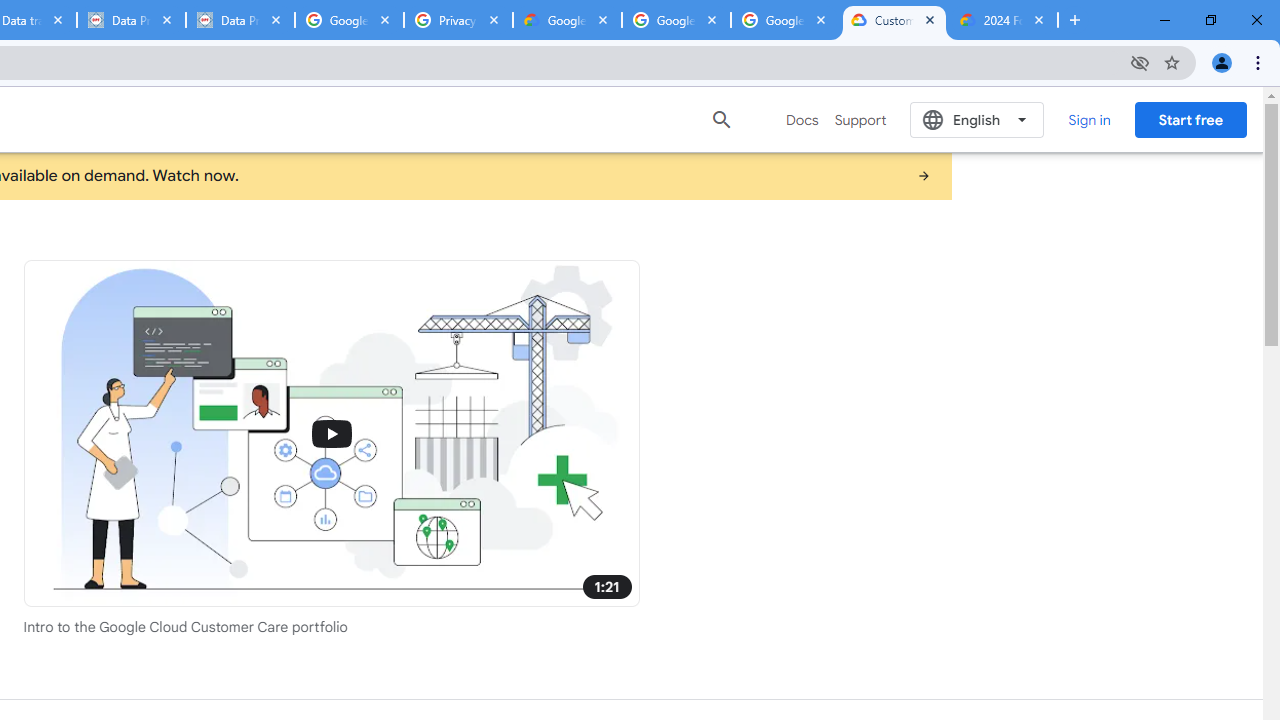  Describe the element at coordinates (1190, 119) in the screenshot. I see `'Start free'` at that location.